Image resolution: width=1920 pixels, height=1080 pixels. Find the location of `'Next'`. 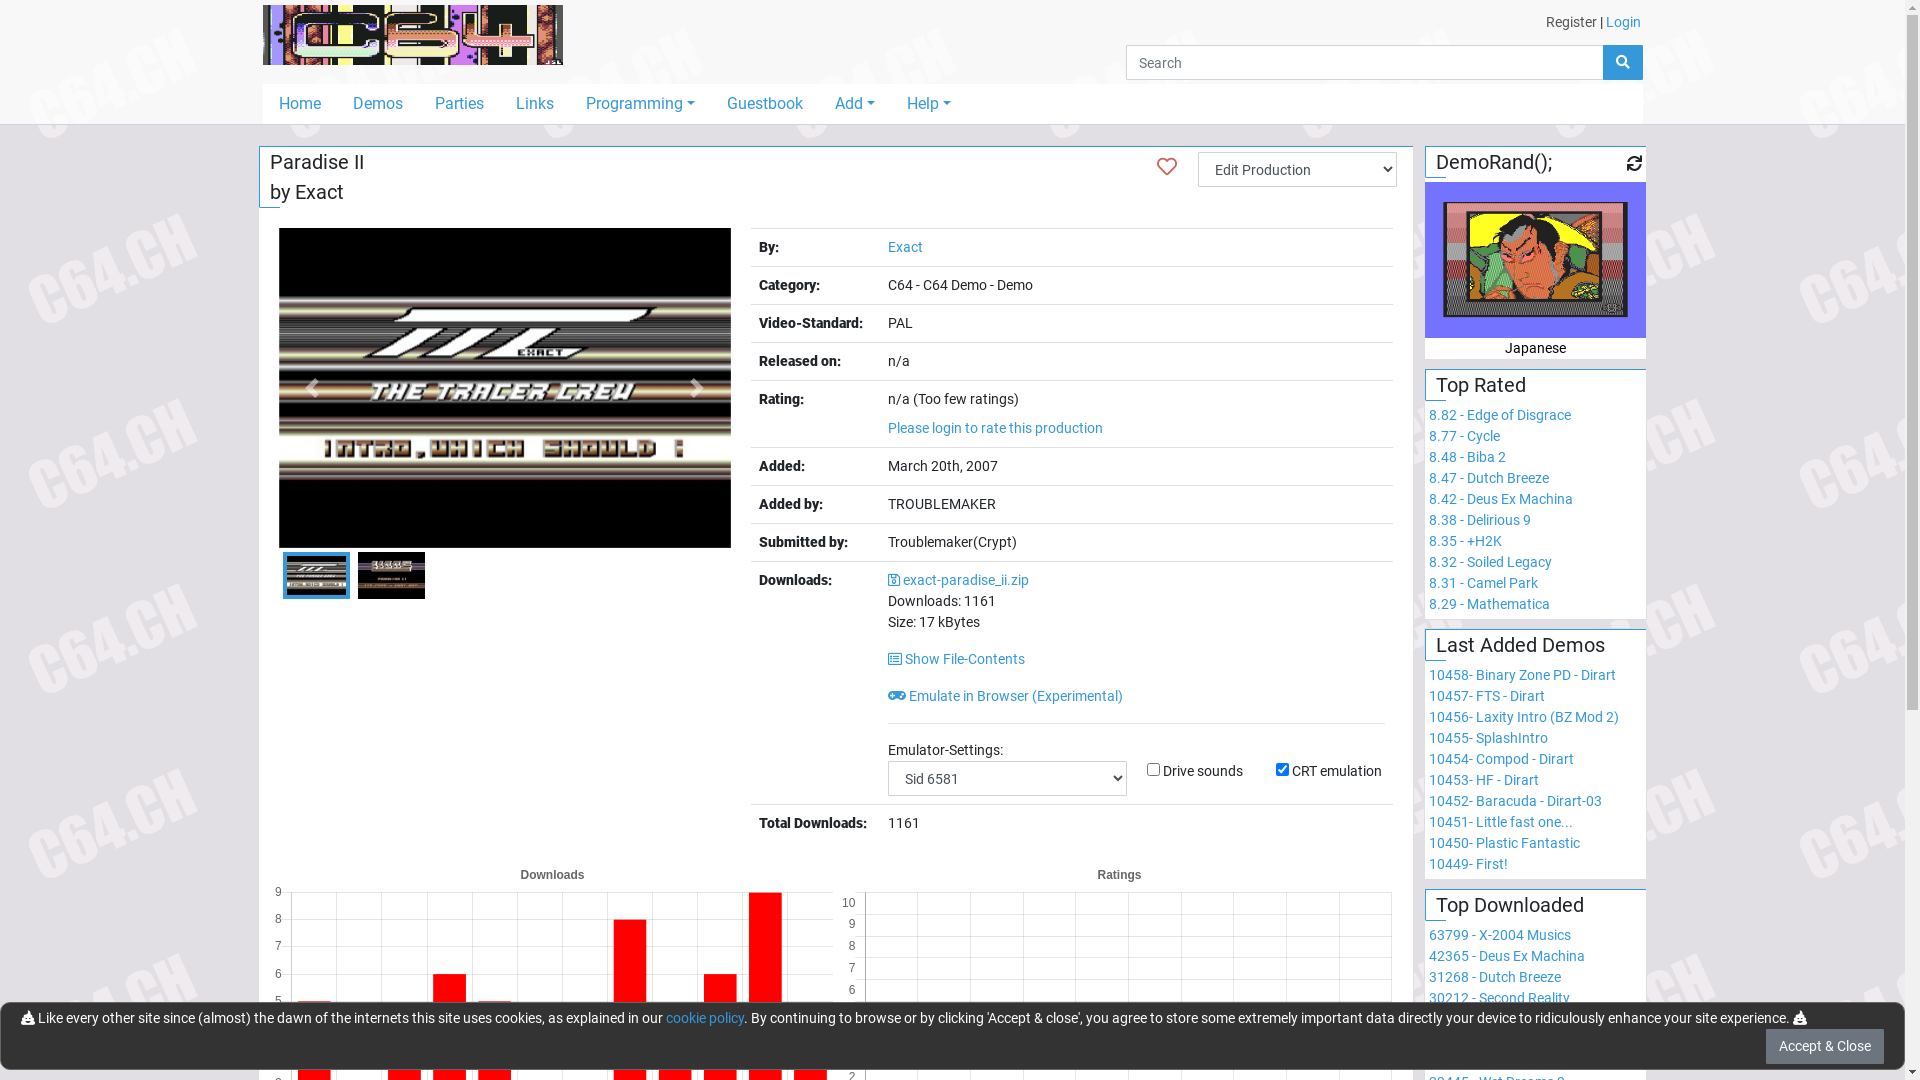

'Next' is located at coordinates (696, 388).